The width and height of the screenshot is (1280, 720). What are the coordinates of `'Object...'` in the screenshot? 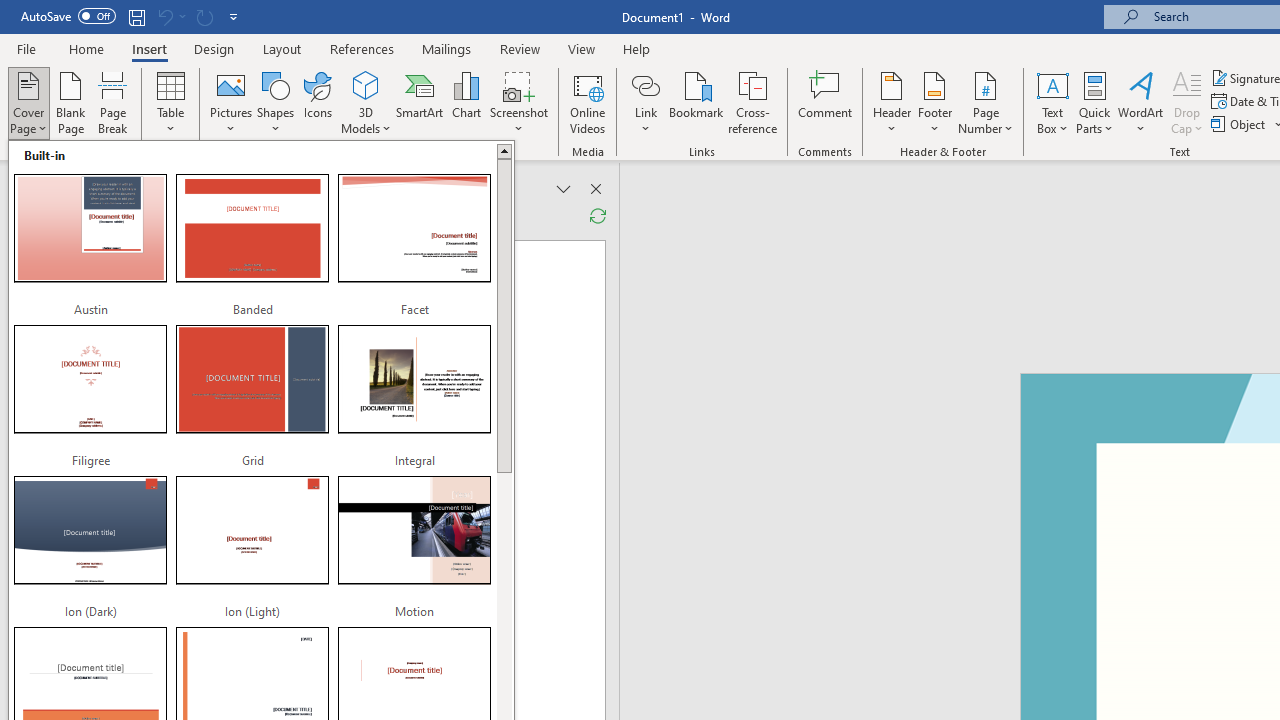 It's located at (1239, 124).